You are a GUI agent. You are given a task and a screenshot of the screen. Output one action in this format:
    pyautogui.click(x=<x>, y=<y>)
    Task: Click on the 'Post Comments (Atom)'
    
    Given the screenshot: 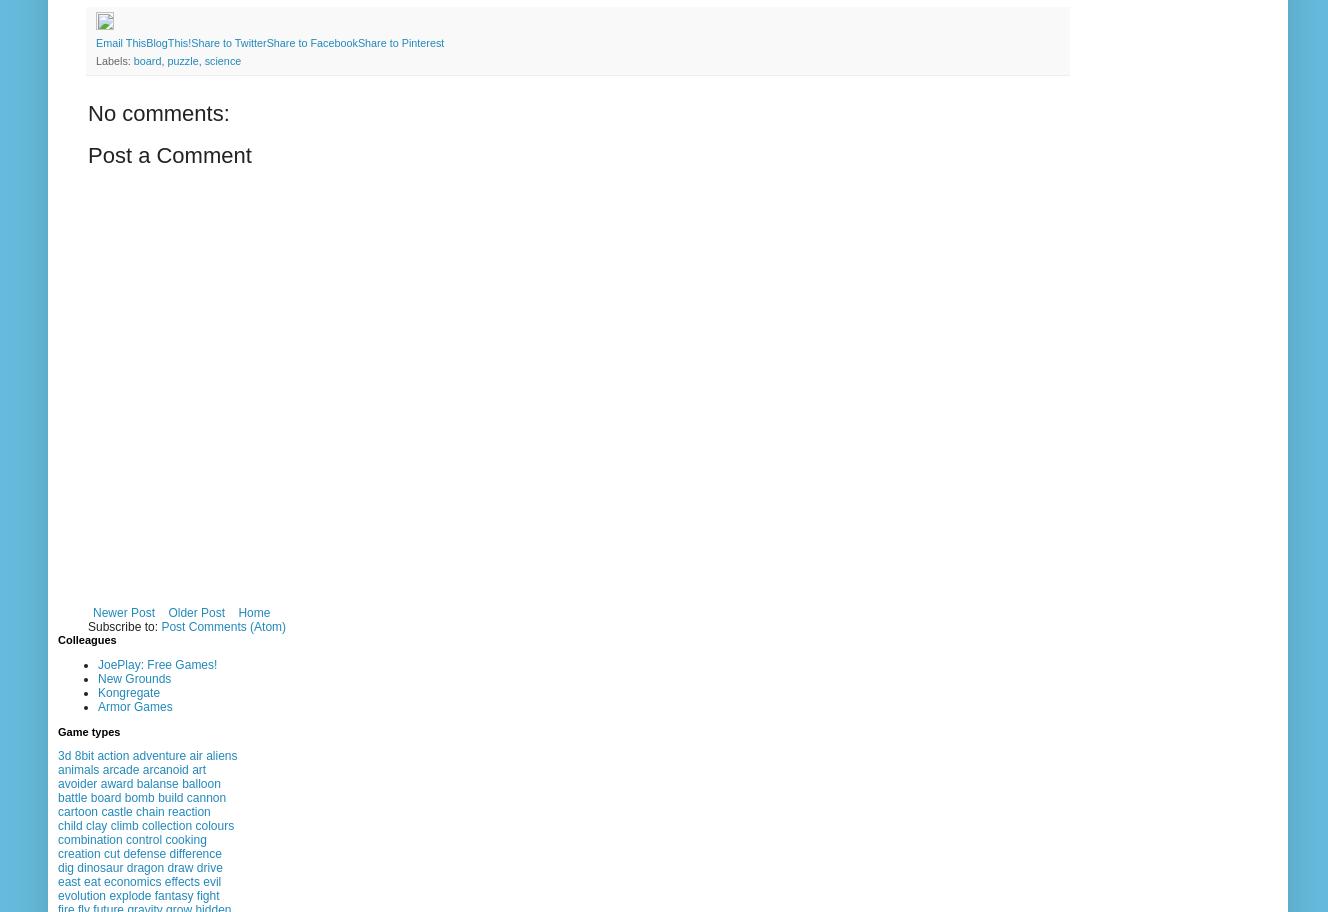 What is the action you would take?
    pyautogui.click(x=222, y=627)
    